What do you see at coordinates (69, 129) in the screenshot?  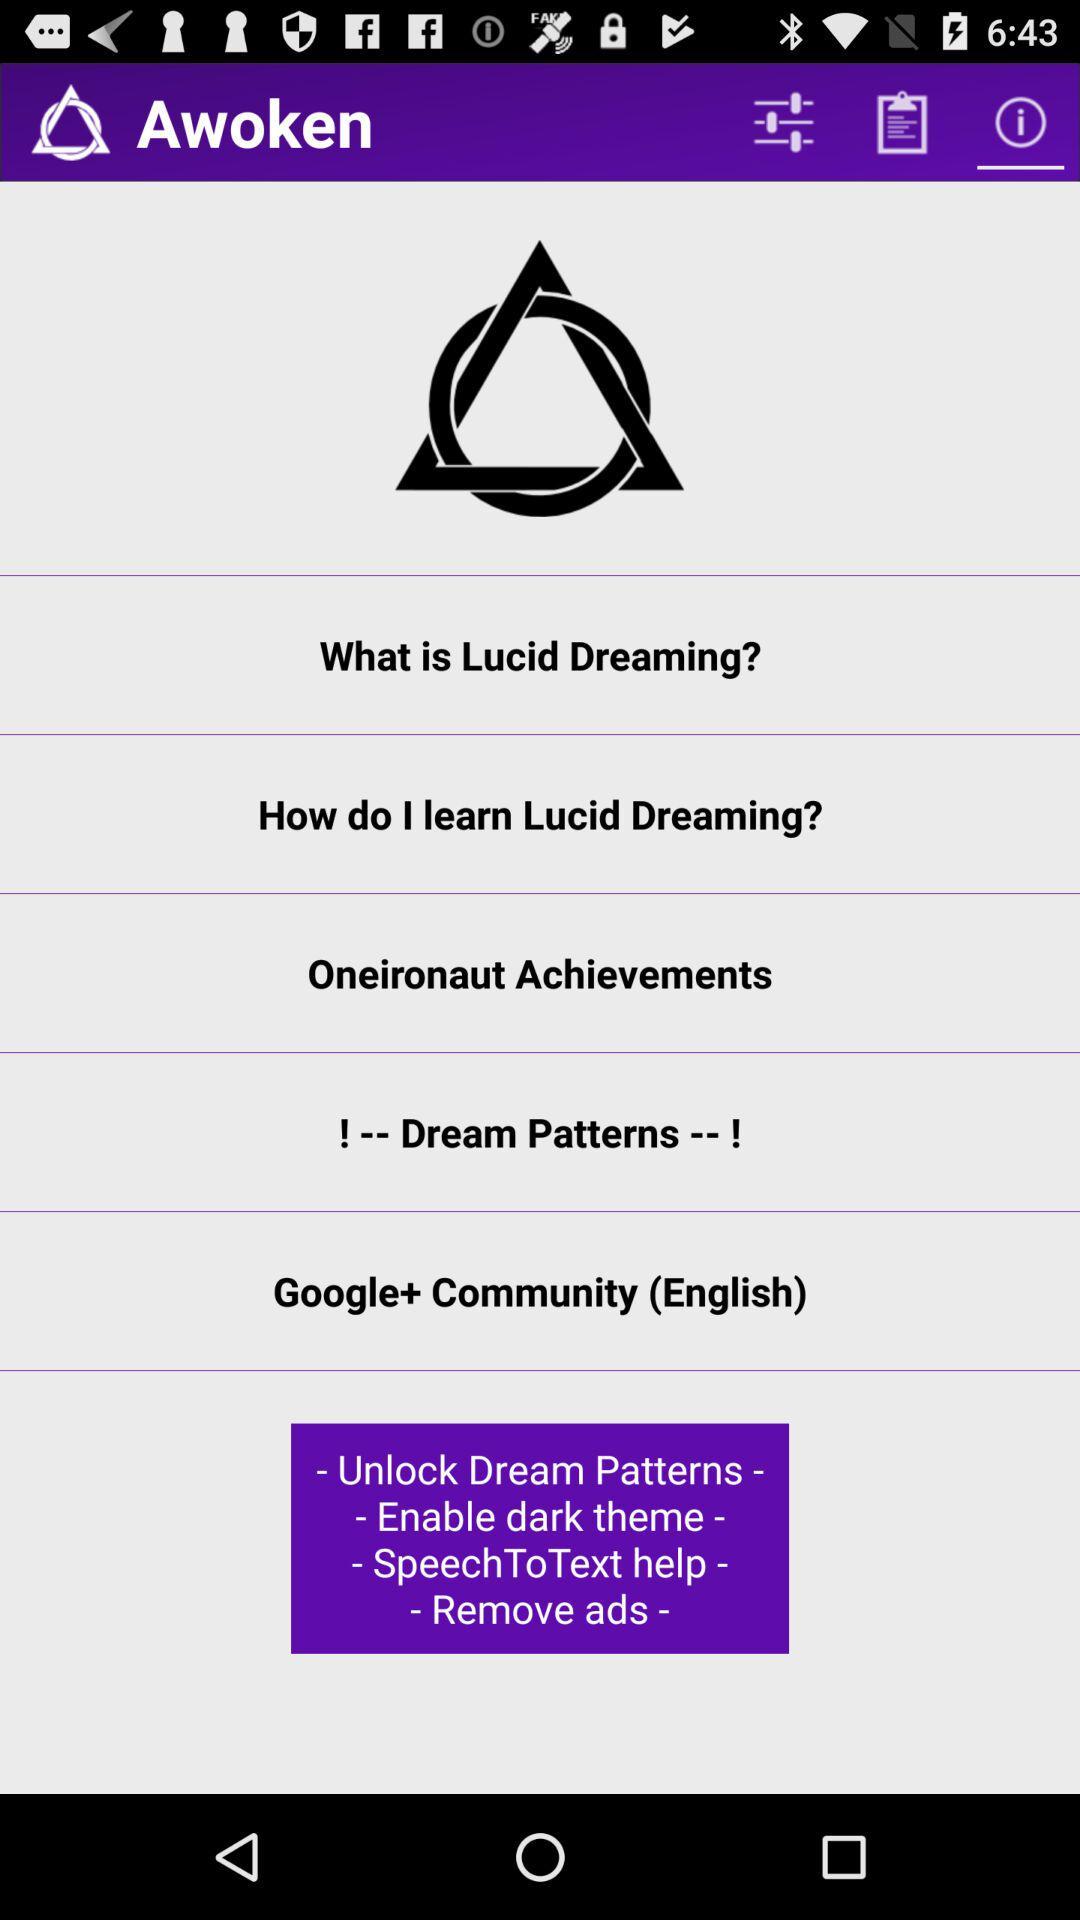 I see `the notifications icon` at bounding box center [69, 129].